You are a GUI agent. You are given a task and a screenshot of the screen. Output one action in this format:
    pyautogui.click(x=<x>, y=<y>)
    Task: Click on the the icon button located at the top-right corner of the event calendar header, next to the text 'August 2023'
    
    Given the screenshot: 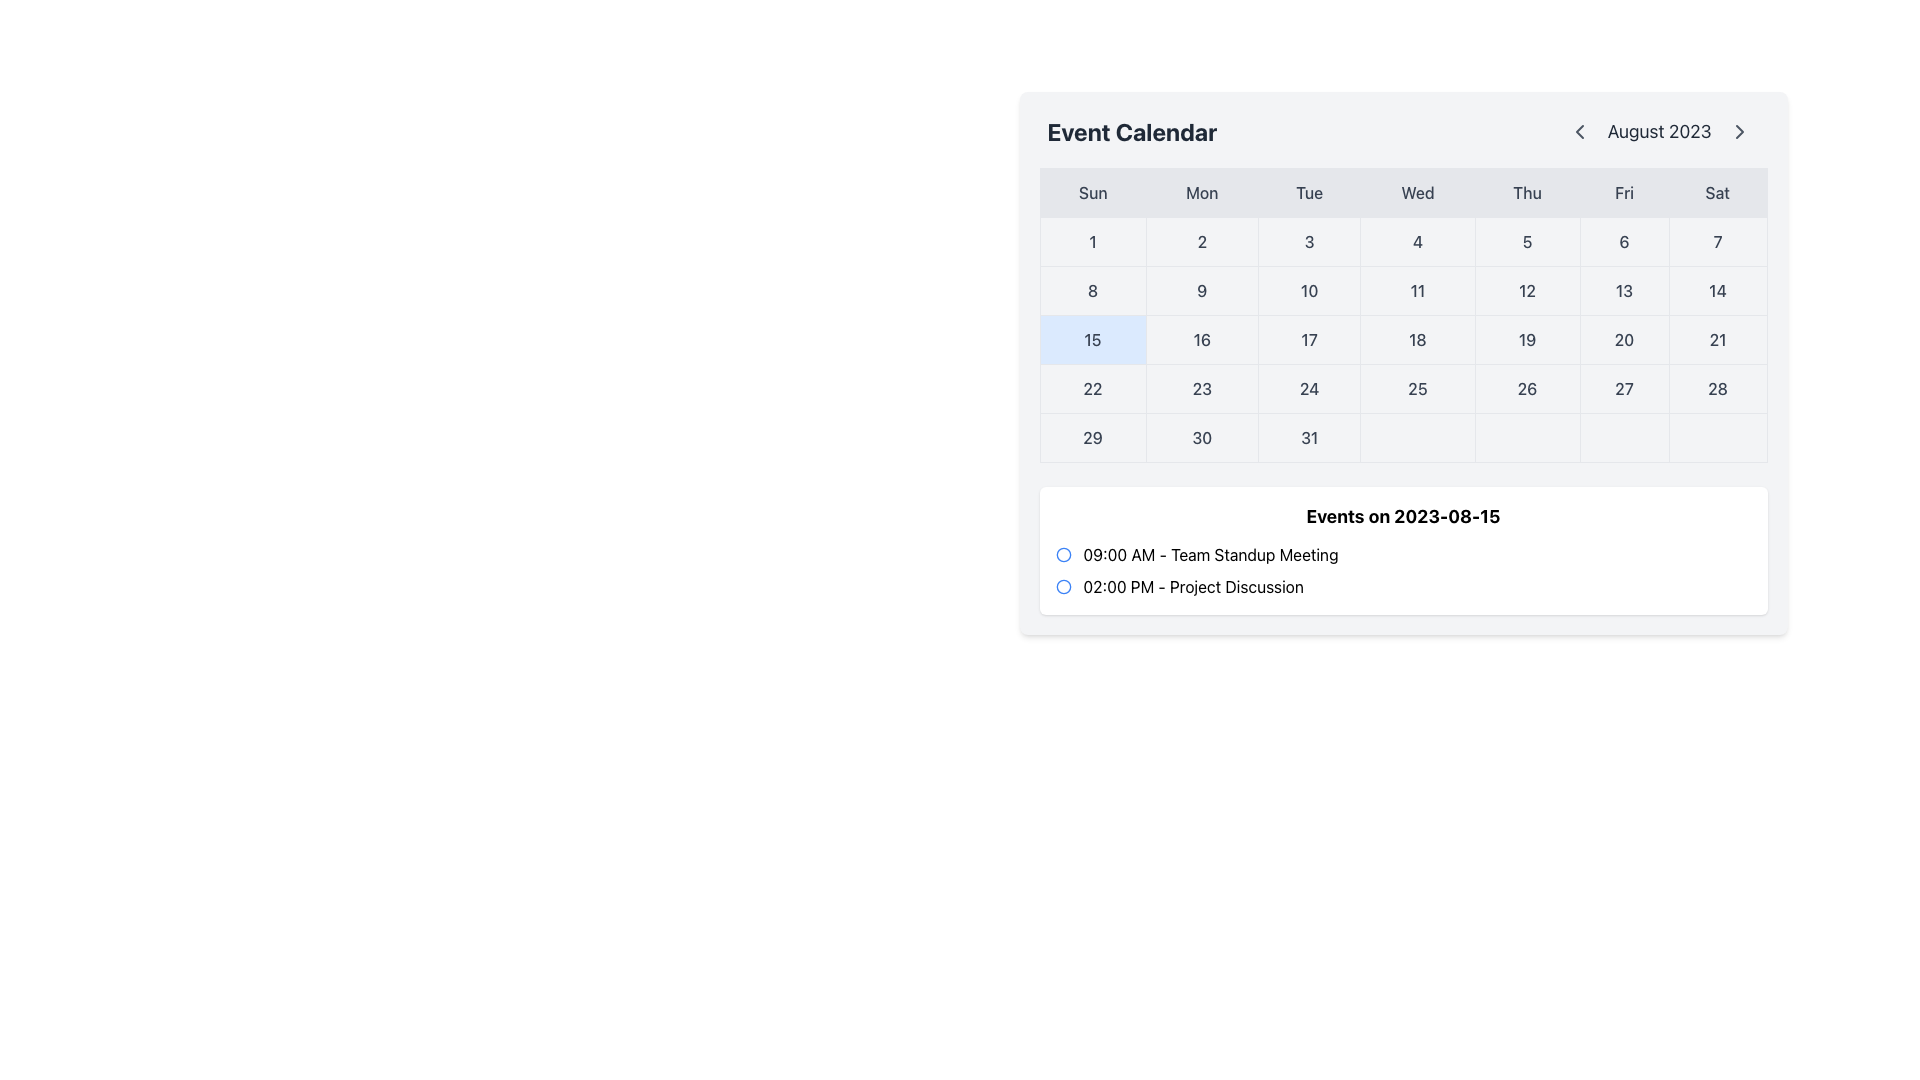 What is the action you would take?
    pyautogui.click(x=1738, y=131)
    